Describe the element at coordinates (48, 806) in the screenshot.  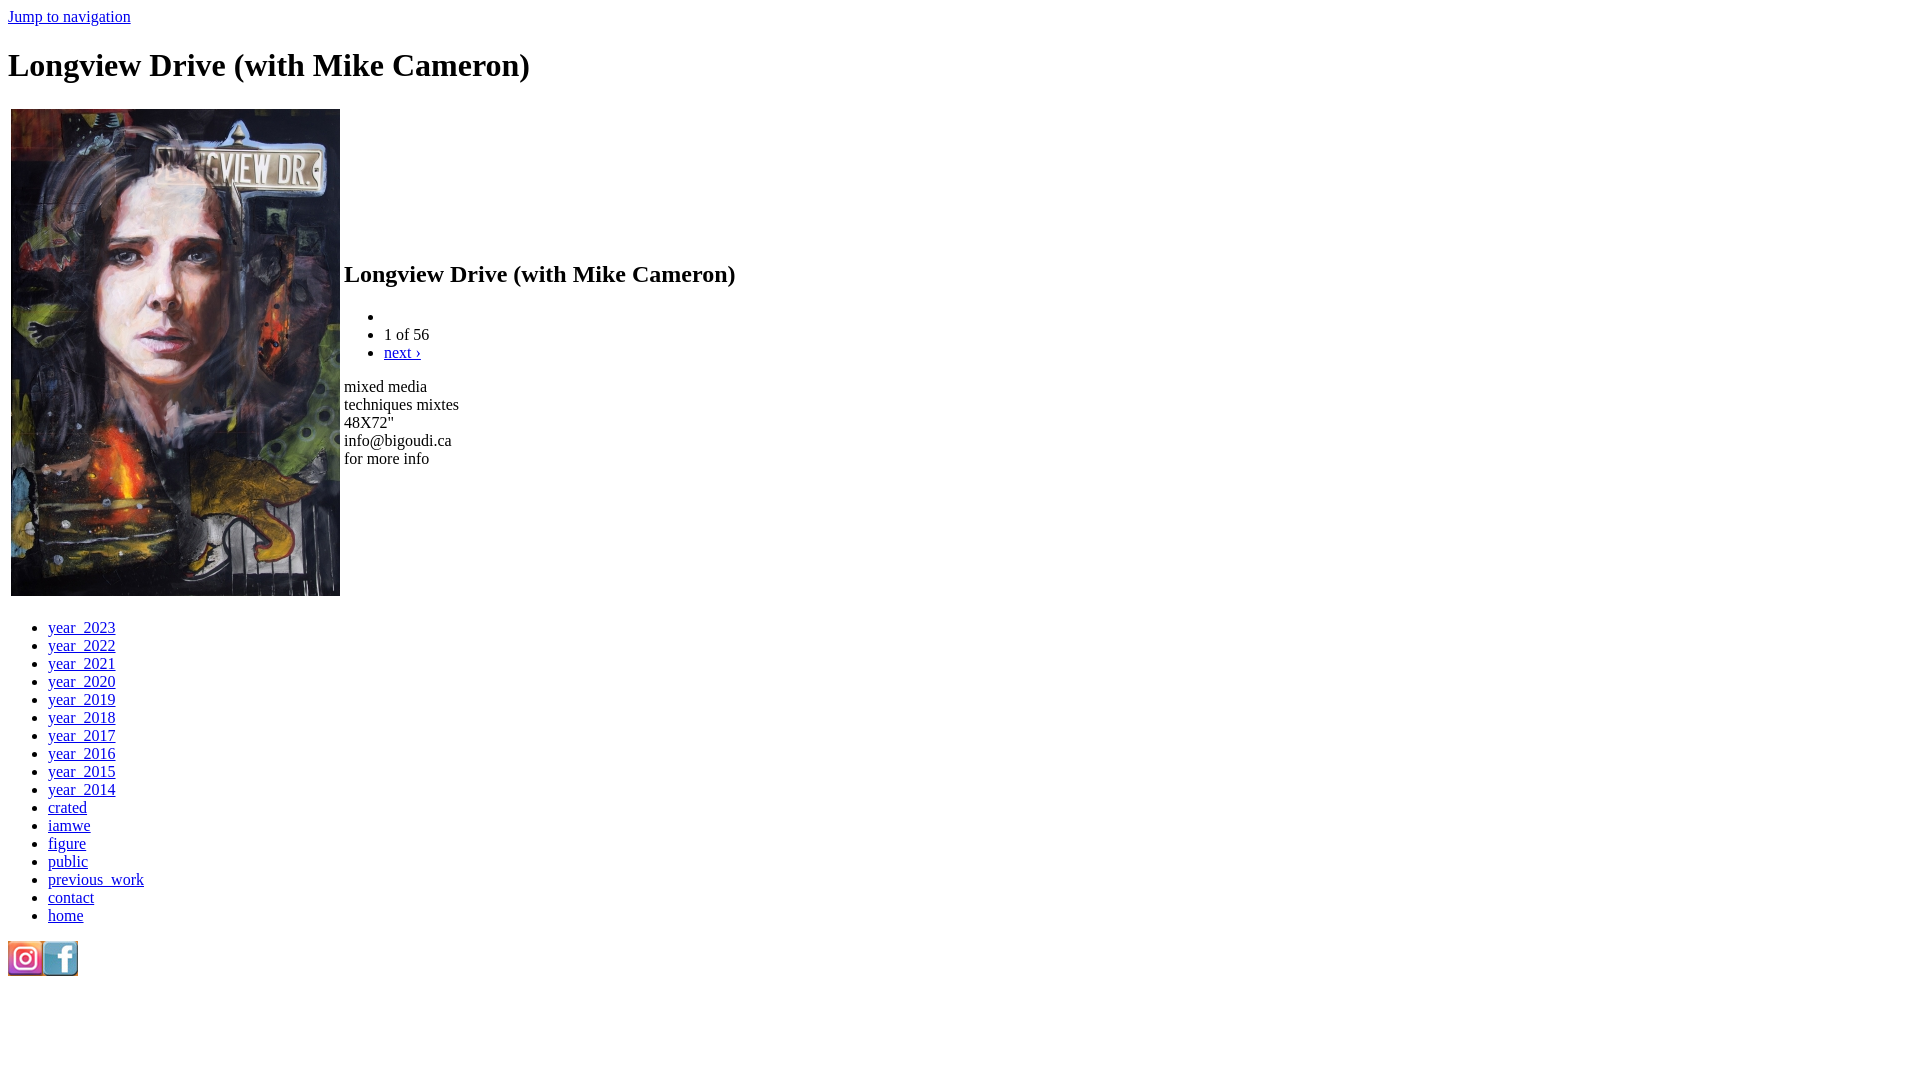
I see `'crated'` at that location.